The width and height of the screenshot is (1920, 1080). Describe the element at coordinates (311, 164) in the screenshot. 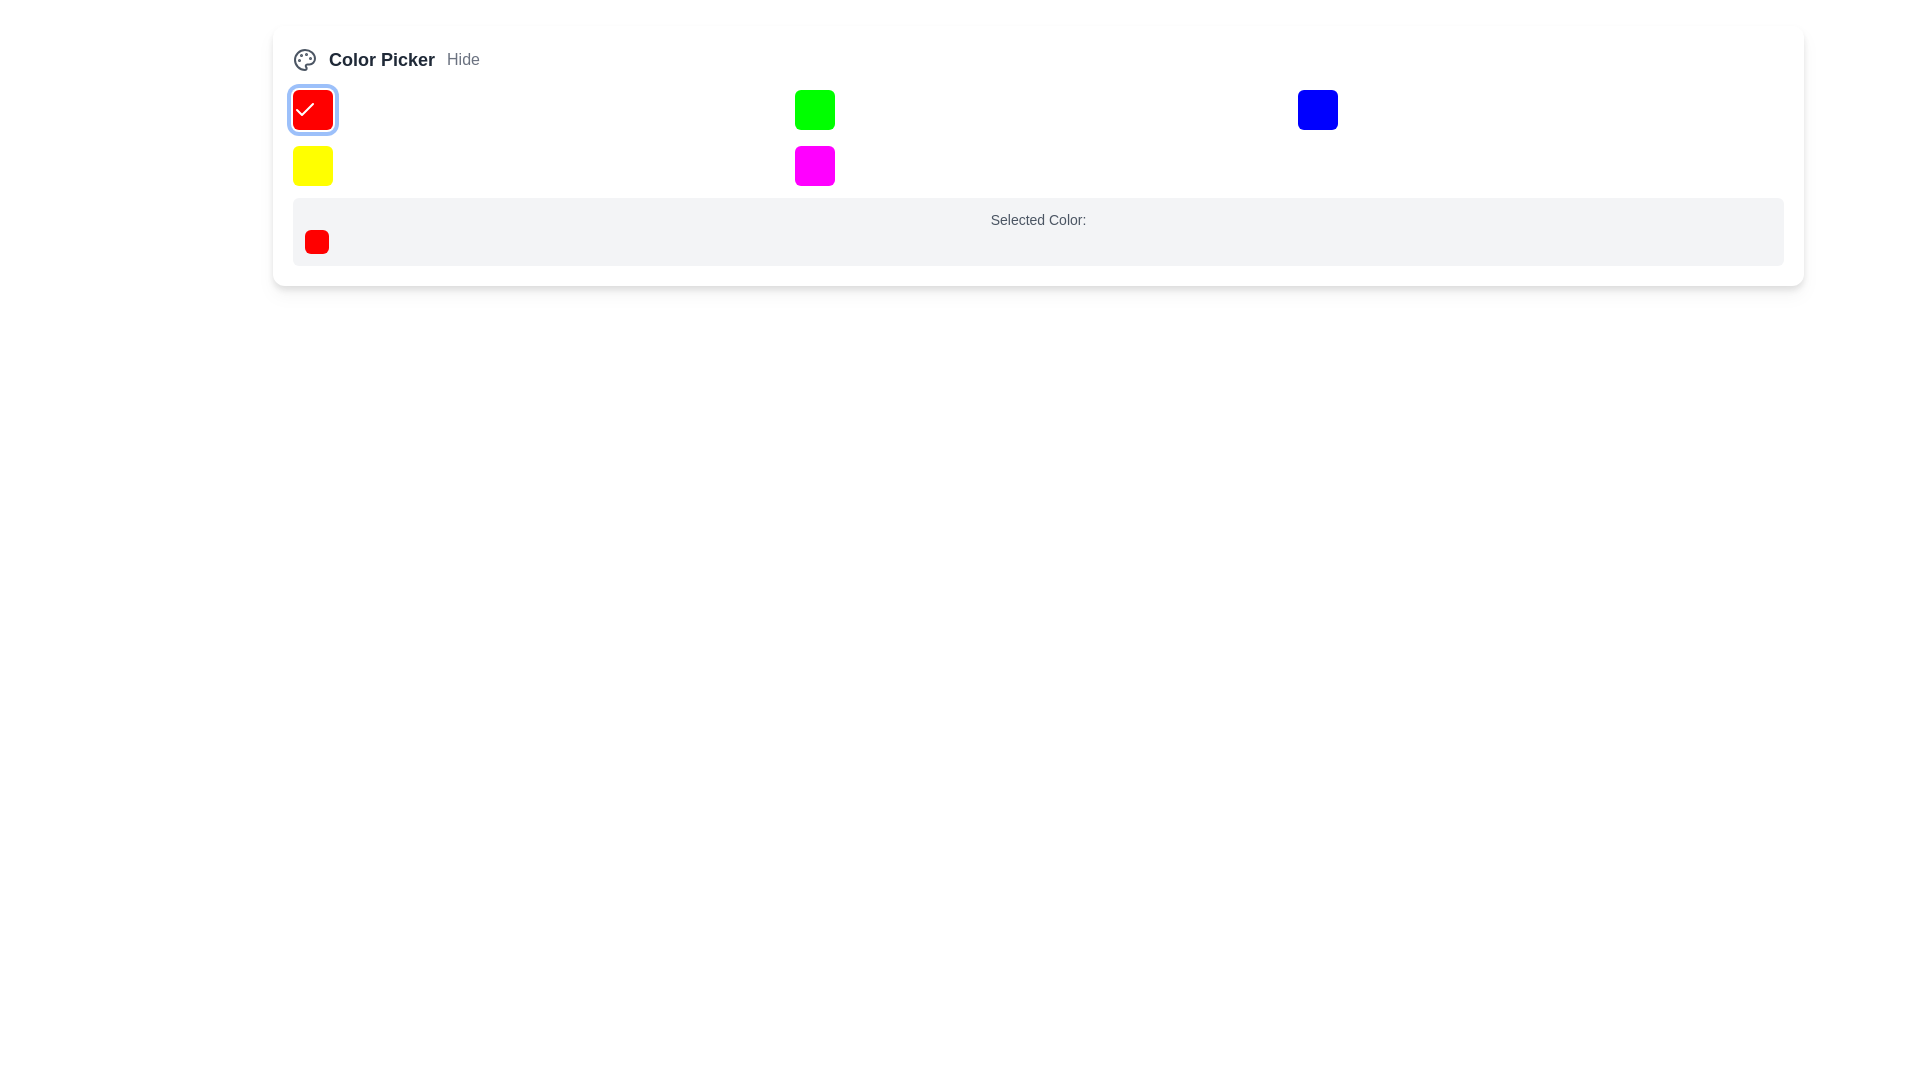

I see `the bright yellow square-shaped color selection box with rounded corners in the grid layout` at that location.